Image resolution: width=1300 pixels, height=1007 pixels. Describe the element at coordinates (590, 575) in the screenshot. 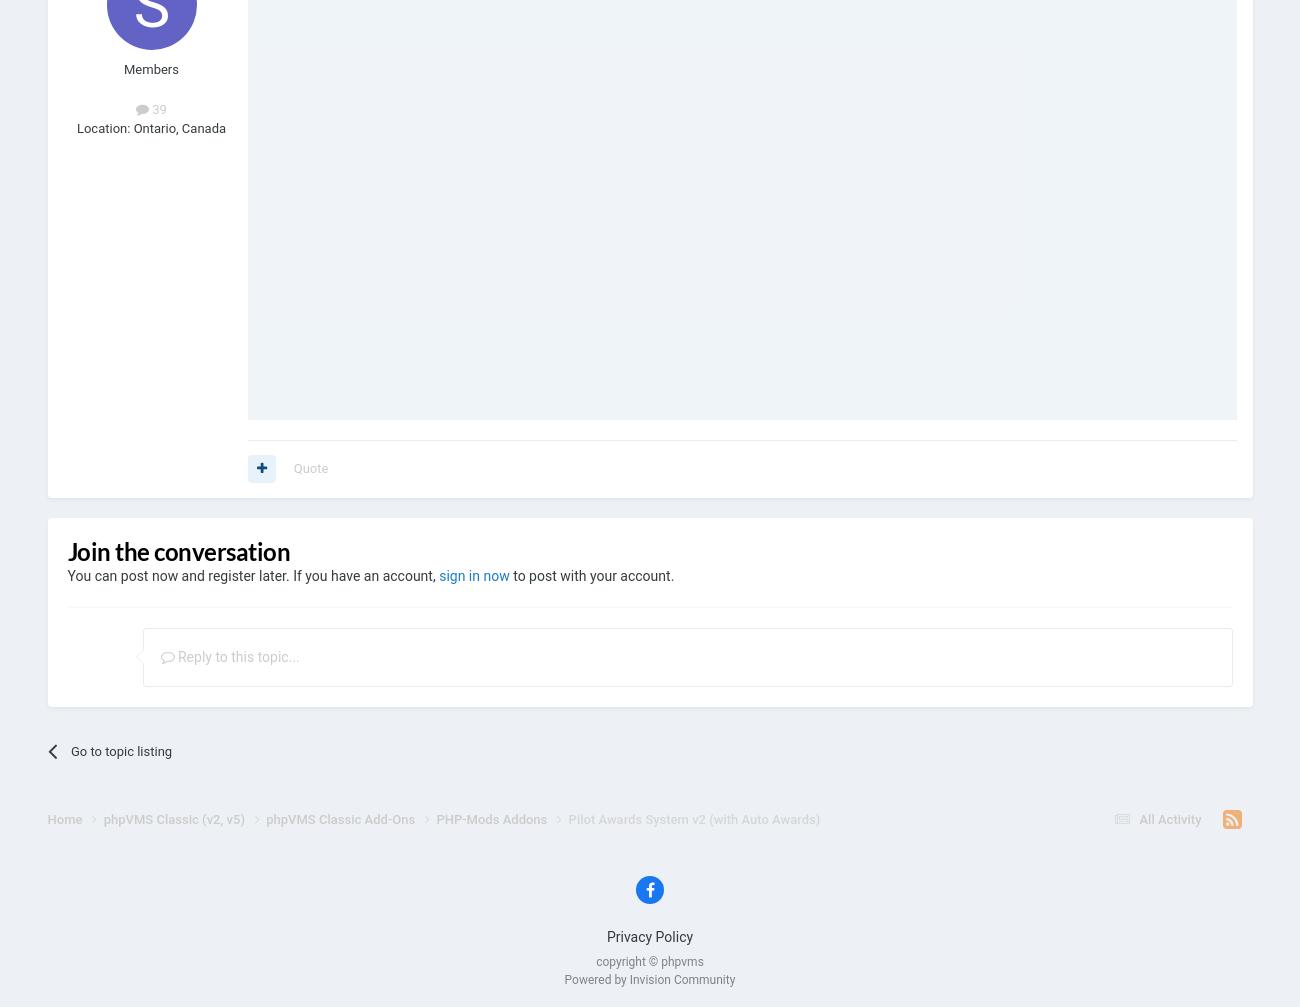

I see `'to post with your account.'` at that location.